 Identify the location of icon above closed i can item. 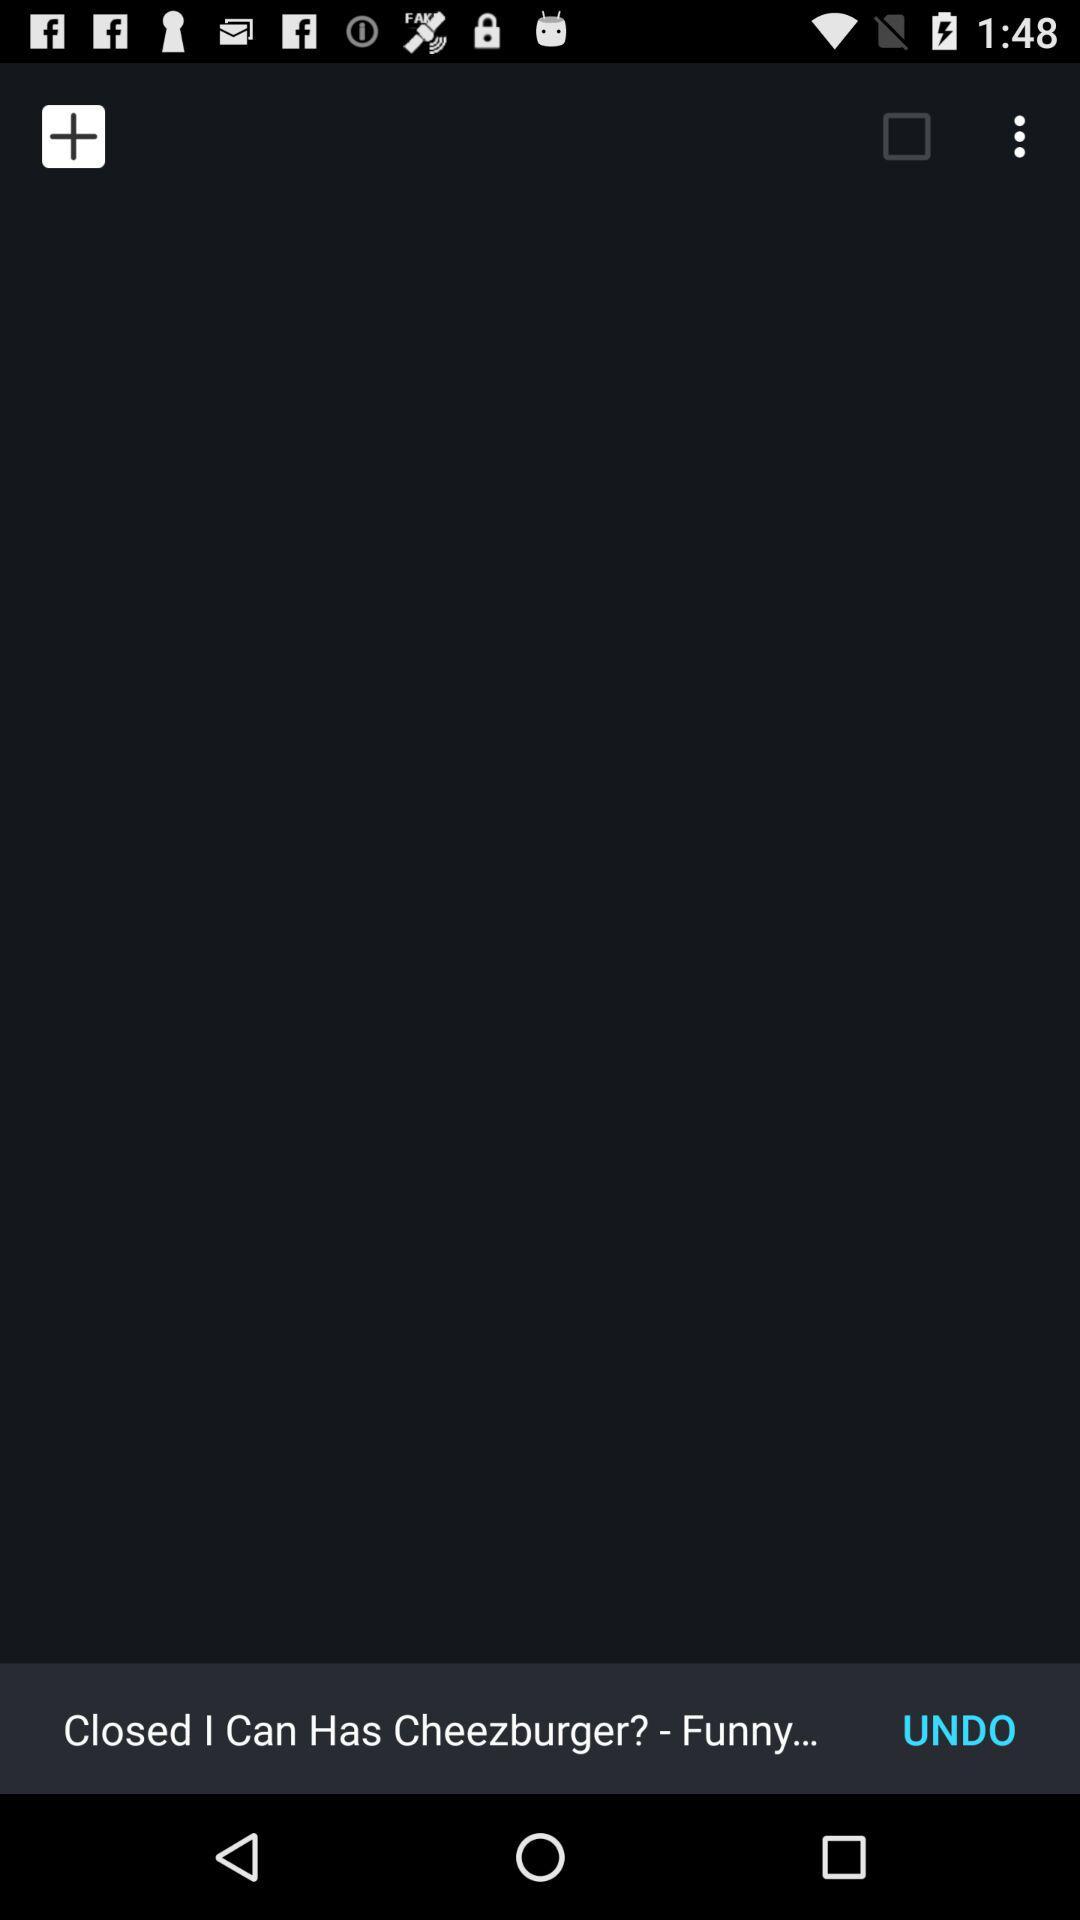
(72, 135).